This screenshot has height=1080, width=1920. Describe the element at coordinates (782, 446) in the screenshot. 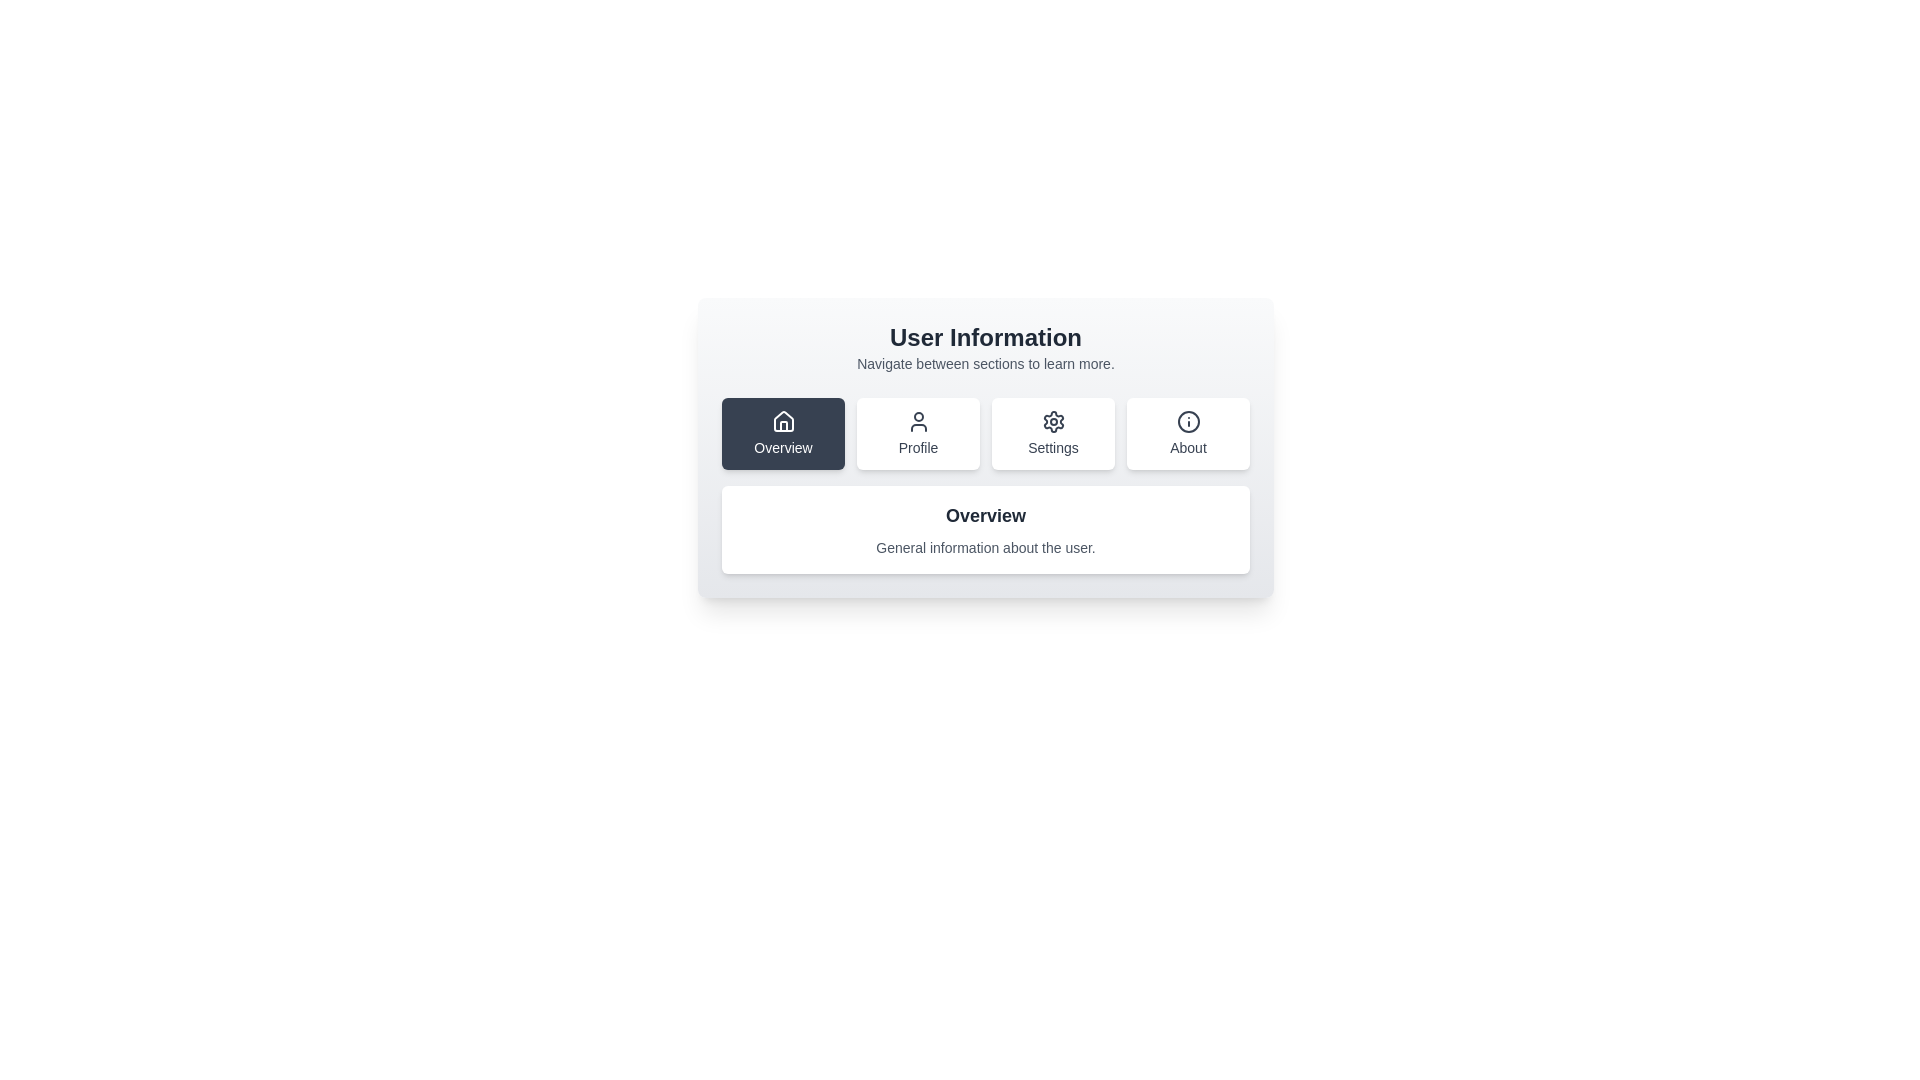

I see `the 'Overview' text label, which serves as a description for the button in the 'User Information' section` at that location.